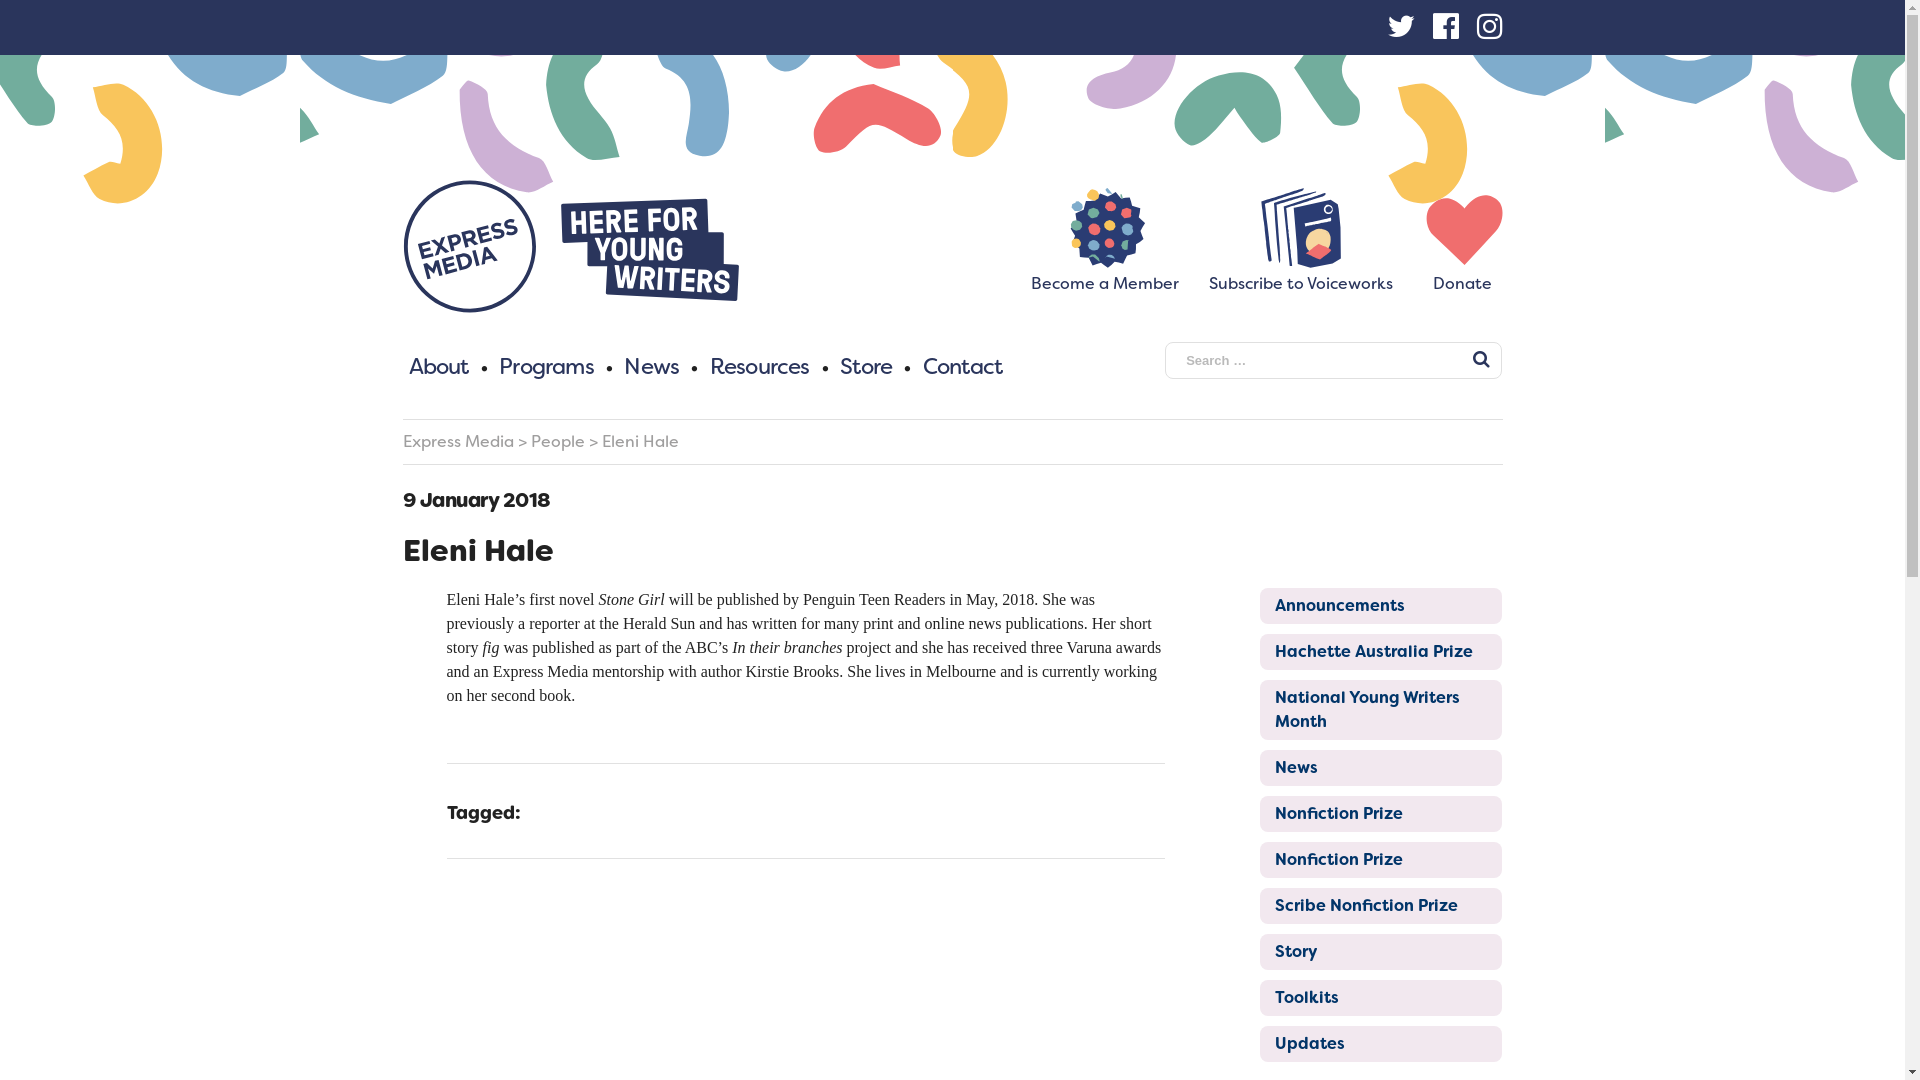 Image resolution: width=1920 pixels, height=1080 pixels. Describe the element at coordinates (556, 440) in the screenshot. I see `'People'` at that location.